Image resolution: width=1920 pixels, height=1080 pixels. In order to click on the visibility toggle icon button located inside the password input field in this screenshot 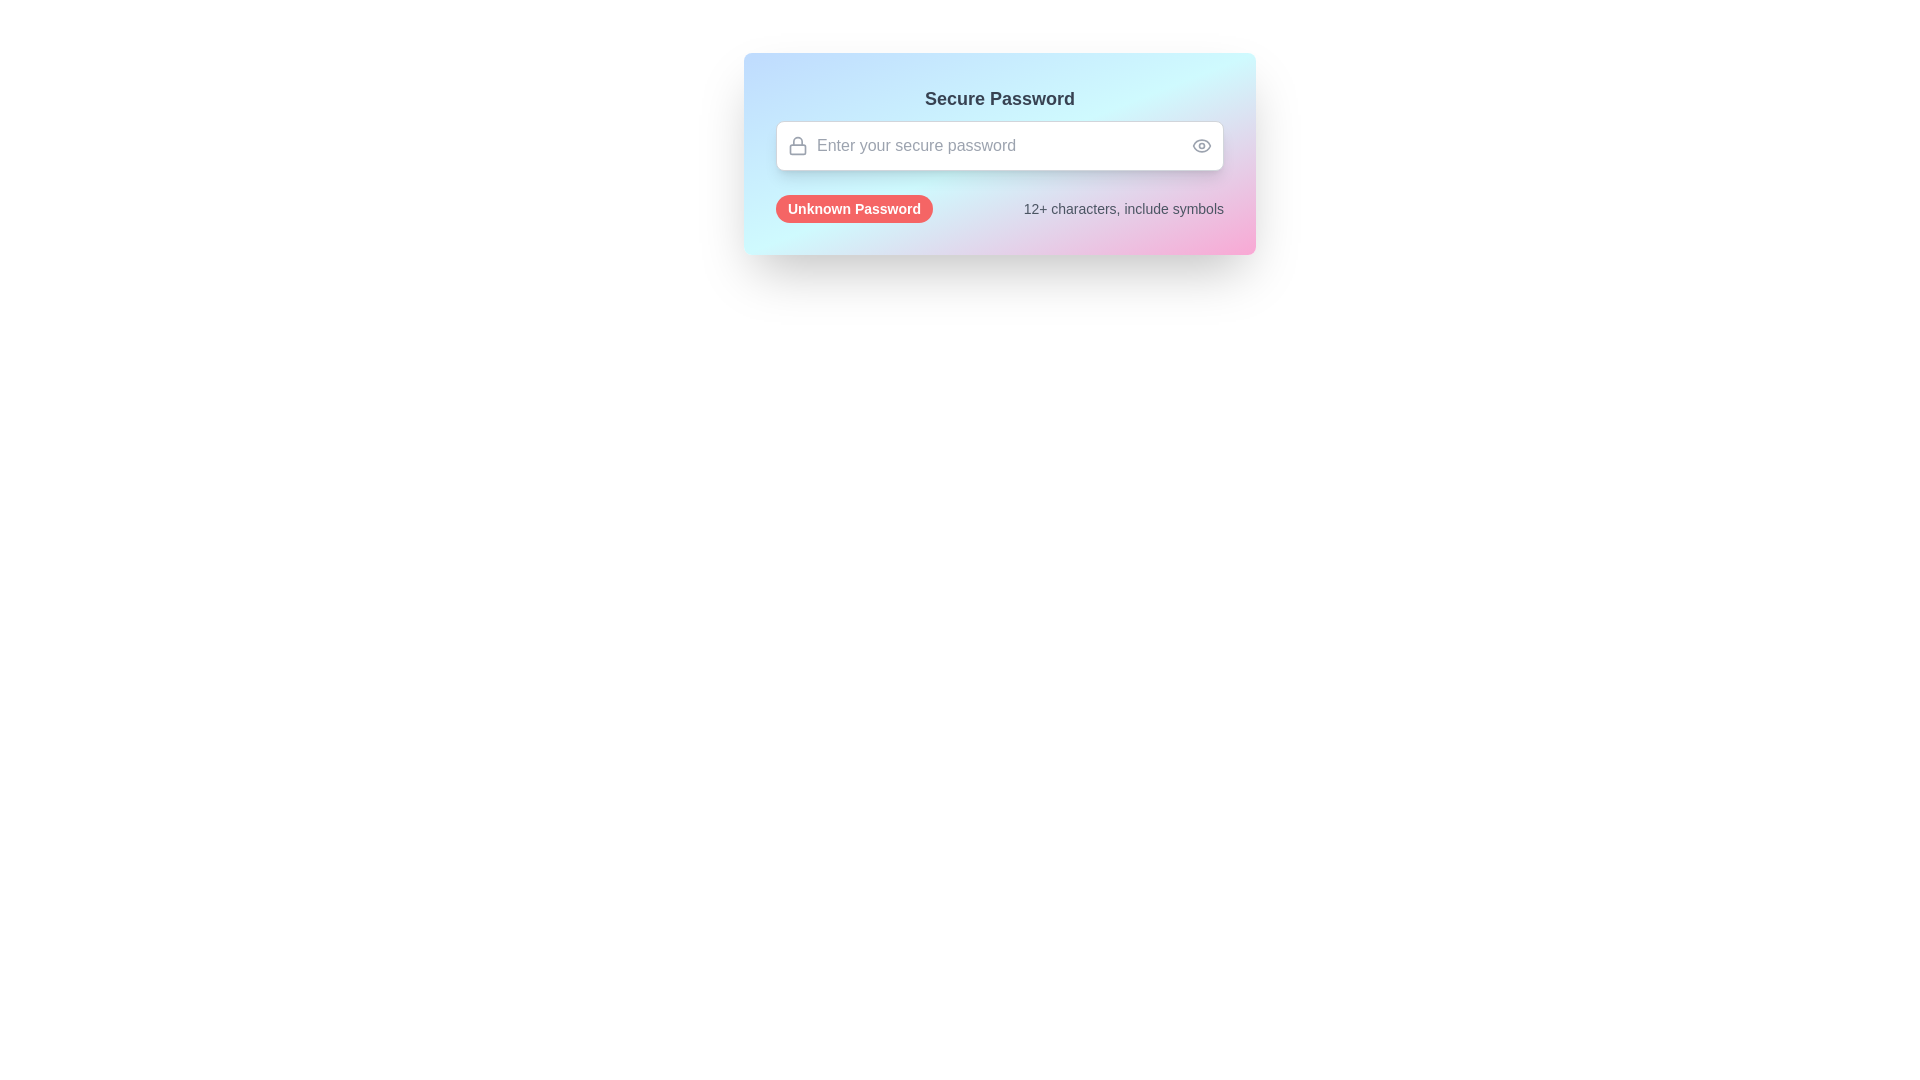, I will do `click(1200, 145)`.